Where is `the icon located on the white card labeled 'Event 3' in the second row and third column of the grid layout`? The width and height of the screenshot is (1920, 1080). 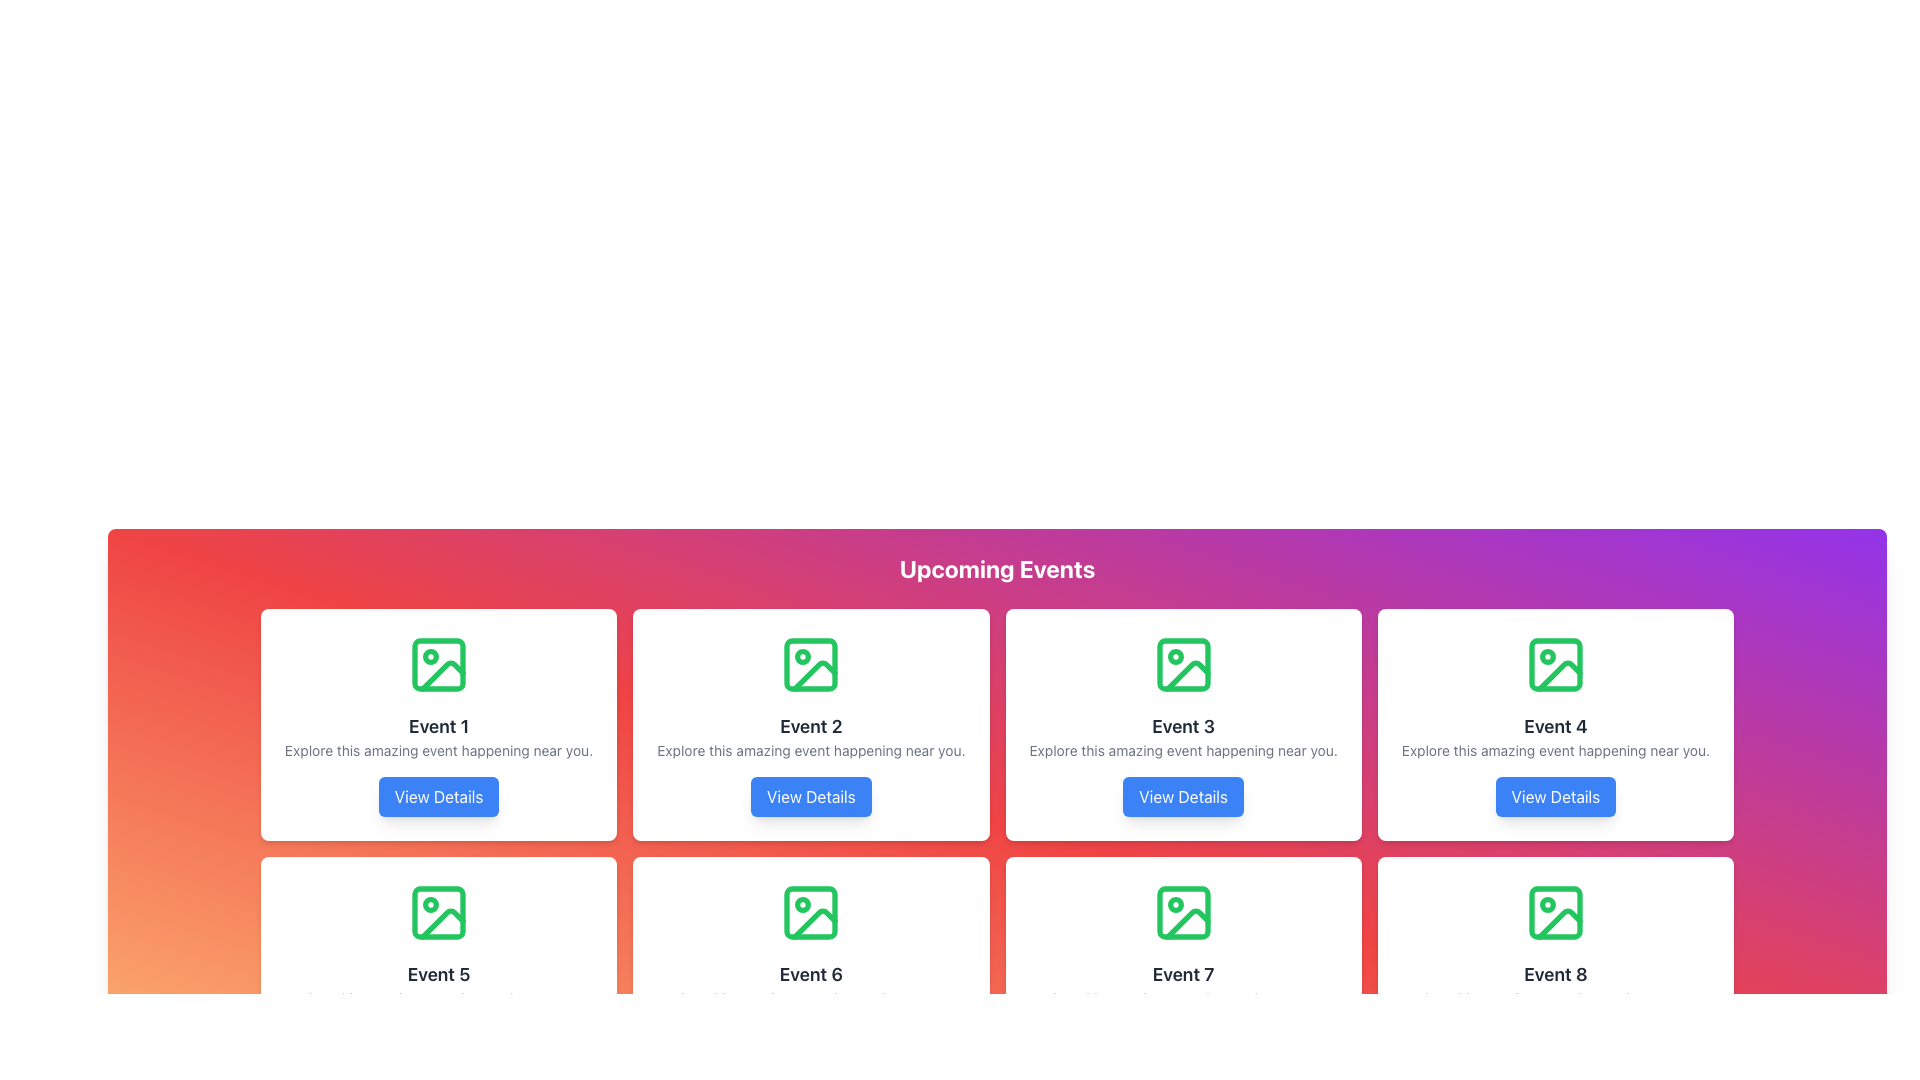
the icon located on the white card labeled 'Event 3' in the second row and third column of the grid layout is located at coordinates (1183, 664).